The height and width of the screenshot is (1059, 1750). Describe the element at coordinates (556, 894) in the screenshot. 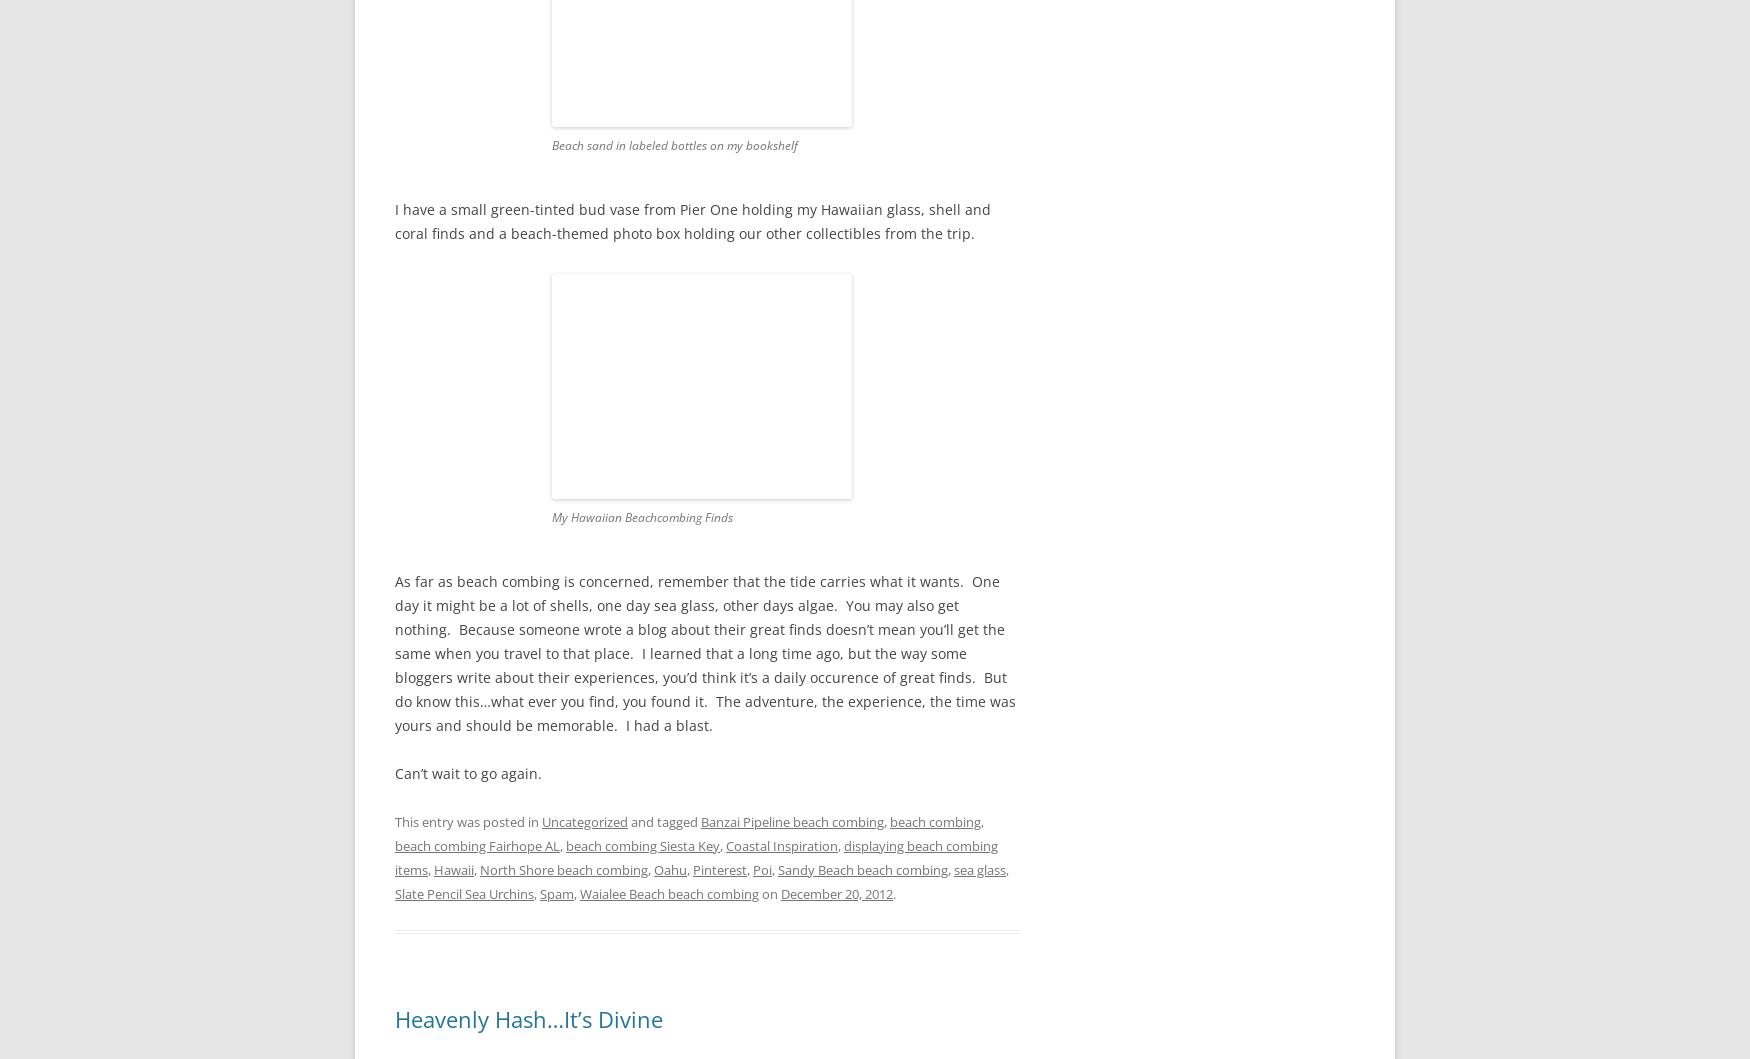

I see `'Spam'` at that location.